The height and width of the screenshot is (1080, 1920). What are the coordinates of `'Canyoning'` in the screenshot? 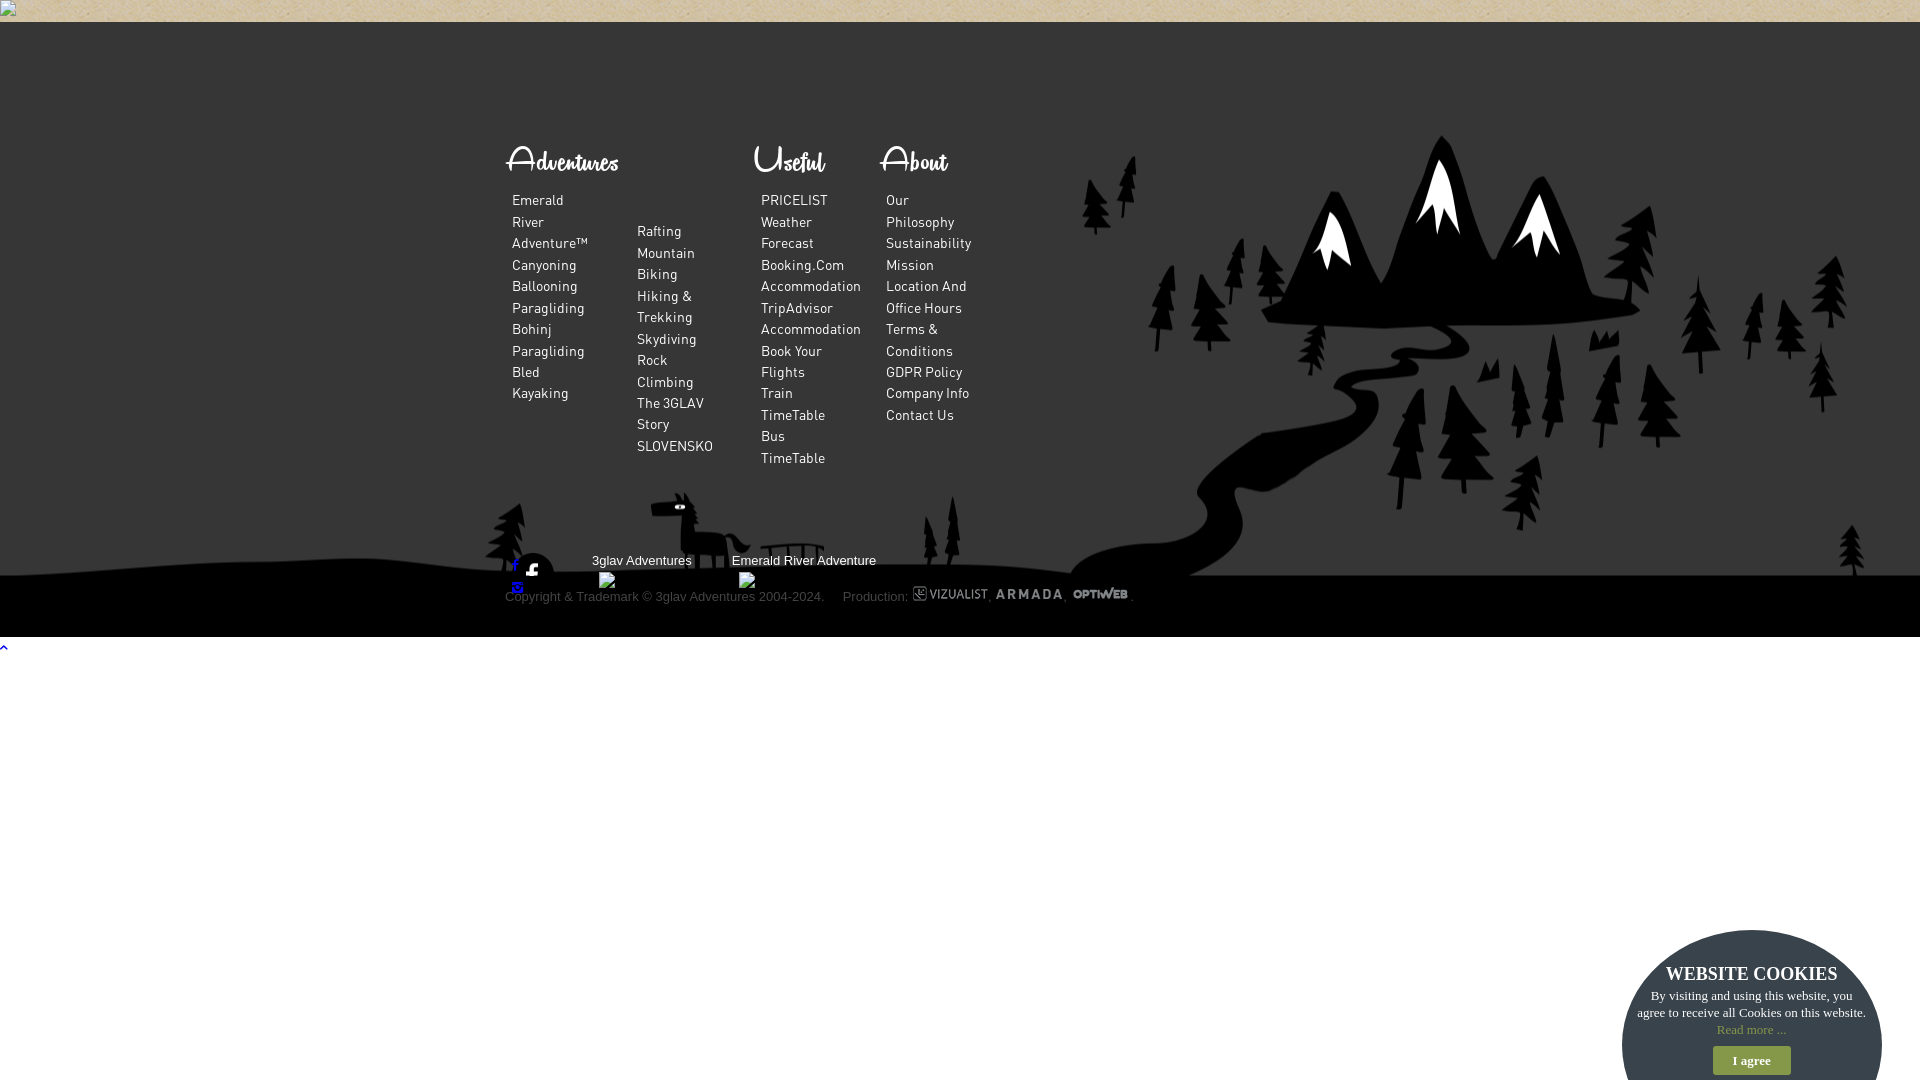 It's located at (544, 262).